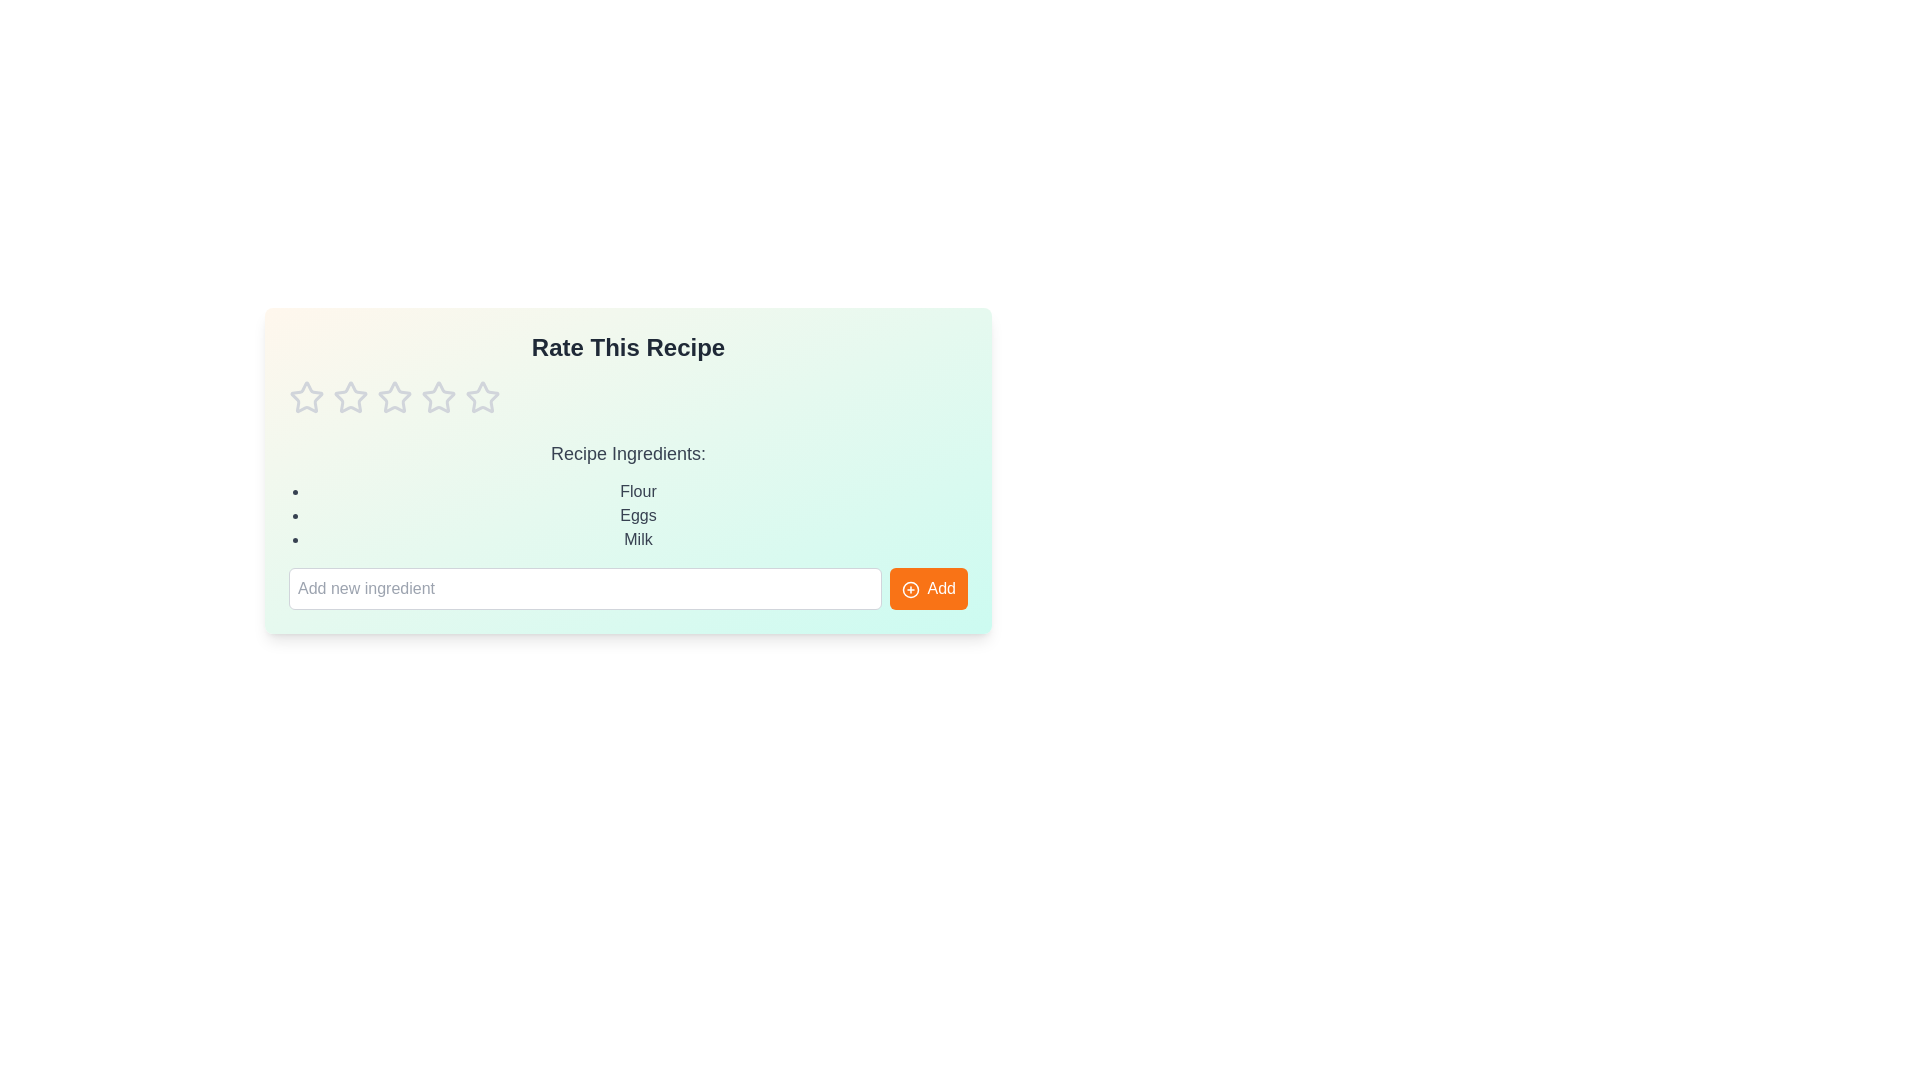 Image resolution: width=1920 pixels, height=1080 pixels. I want to click on the 'Add new ingredient' input field and type the text 'Sugar', so click(584, 588).